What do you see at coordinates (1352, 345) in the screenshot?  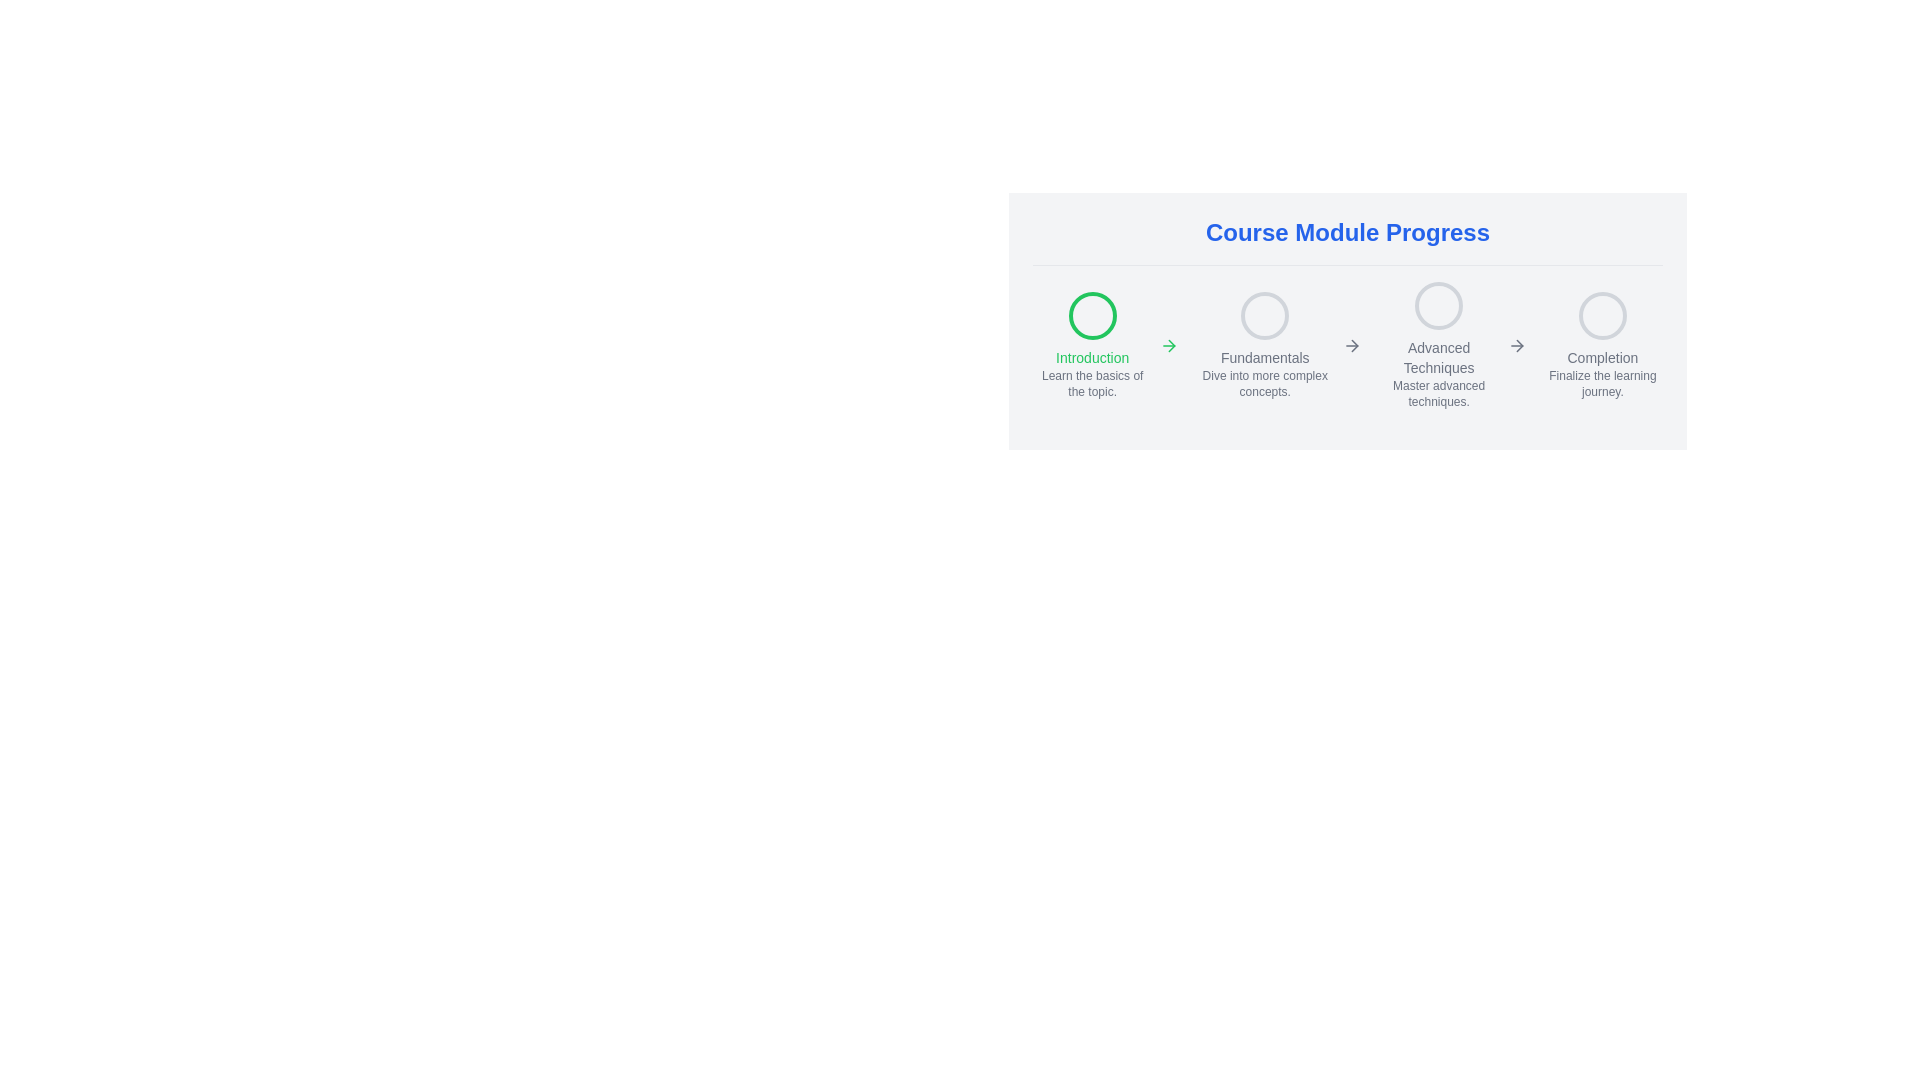 I see `the right-pointing arrow icon, which is gray and located next to the 'Fundamentals: Dive into more complex concepts.' text in the 'Course Module Progress' section` at bounding box center [1352, 345].